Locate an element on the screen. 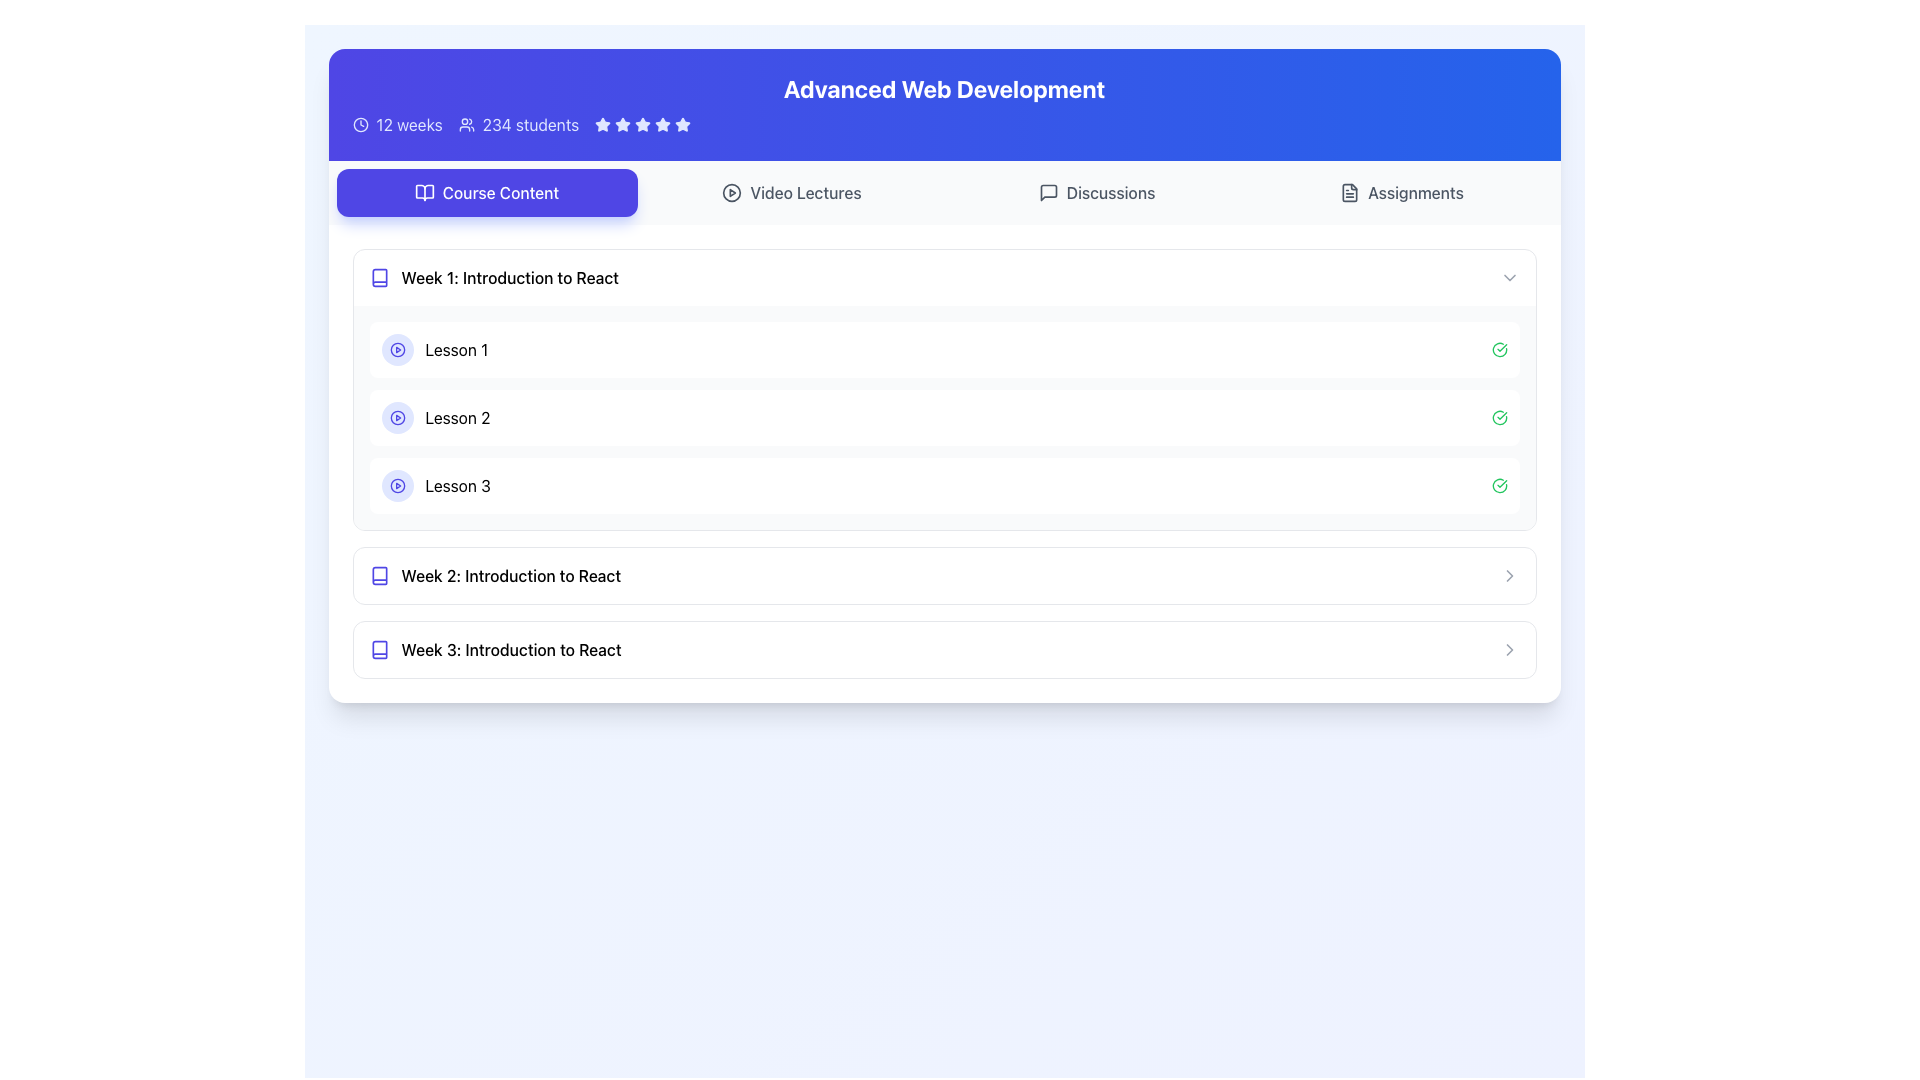 Image resolution: width=1920 pixels, height=1080 pixels. the circular play button with an embedded icon for Lesson 3, located under 'Week 1: Introduction to React' is located at coordinates (397, 486).